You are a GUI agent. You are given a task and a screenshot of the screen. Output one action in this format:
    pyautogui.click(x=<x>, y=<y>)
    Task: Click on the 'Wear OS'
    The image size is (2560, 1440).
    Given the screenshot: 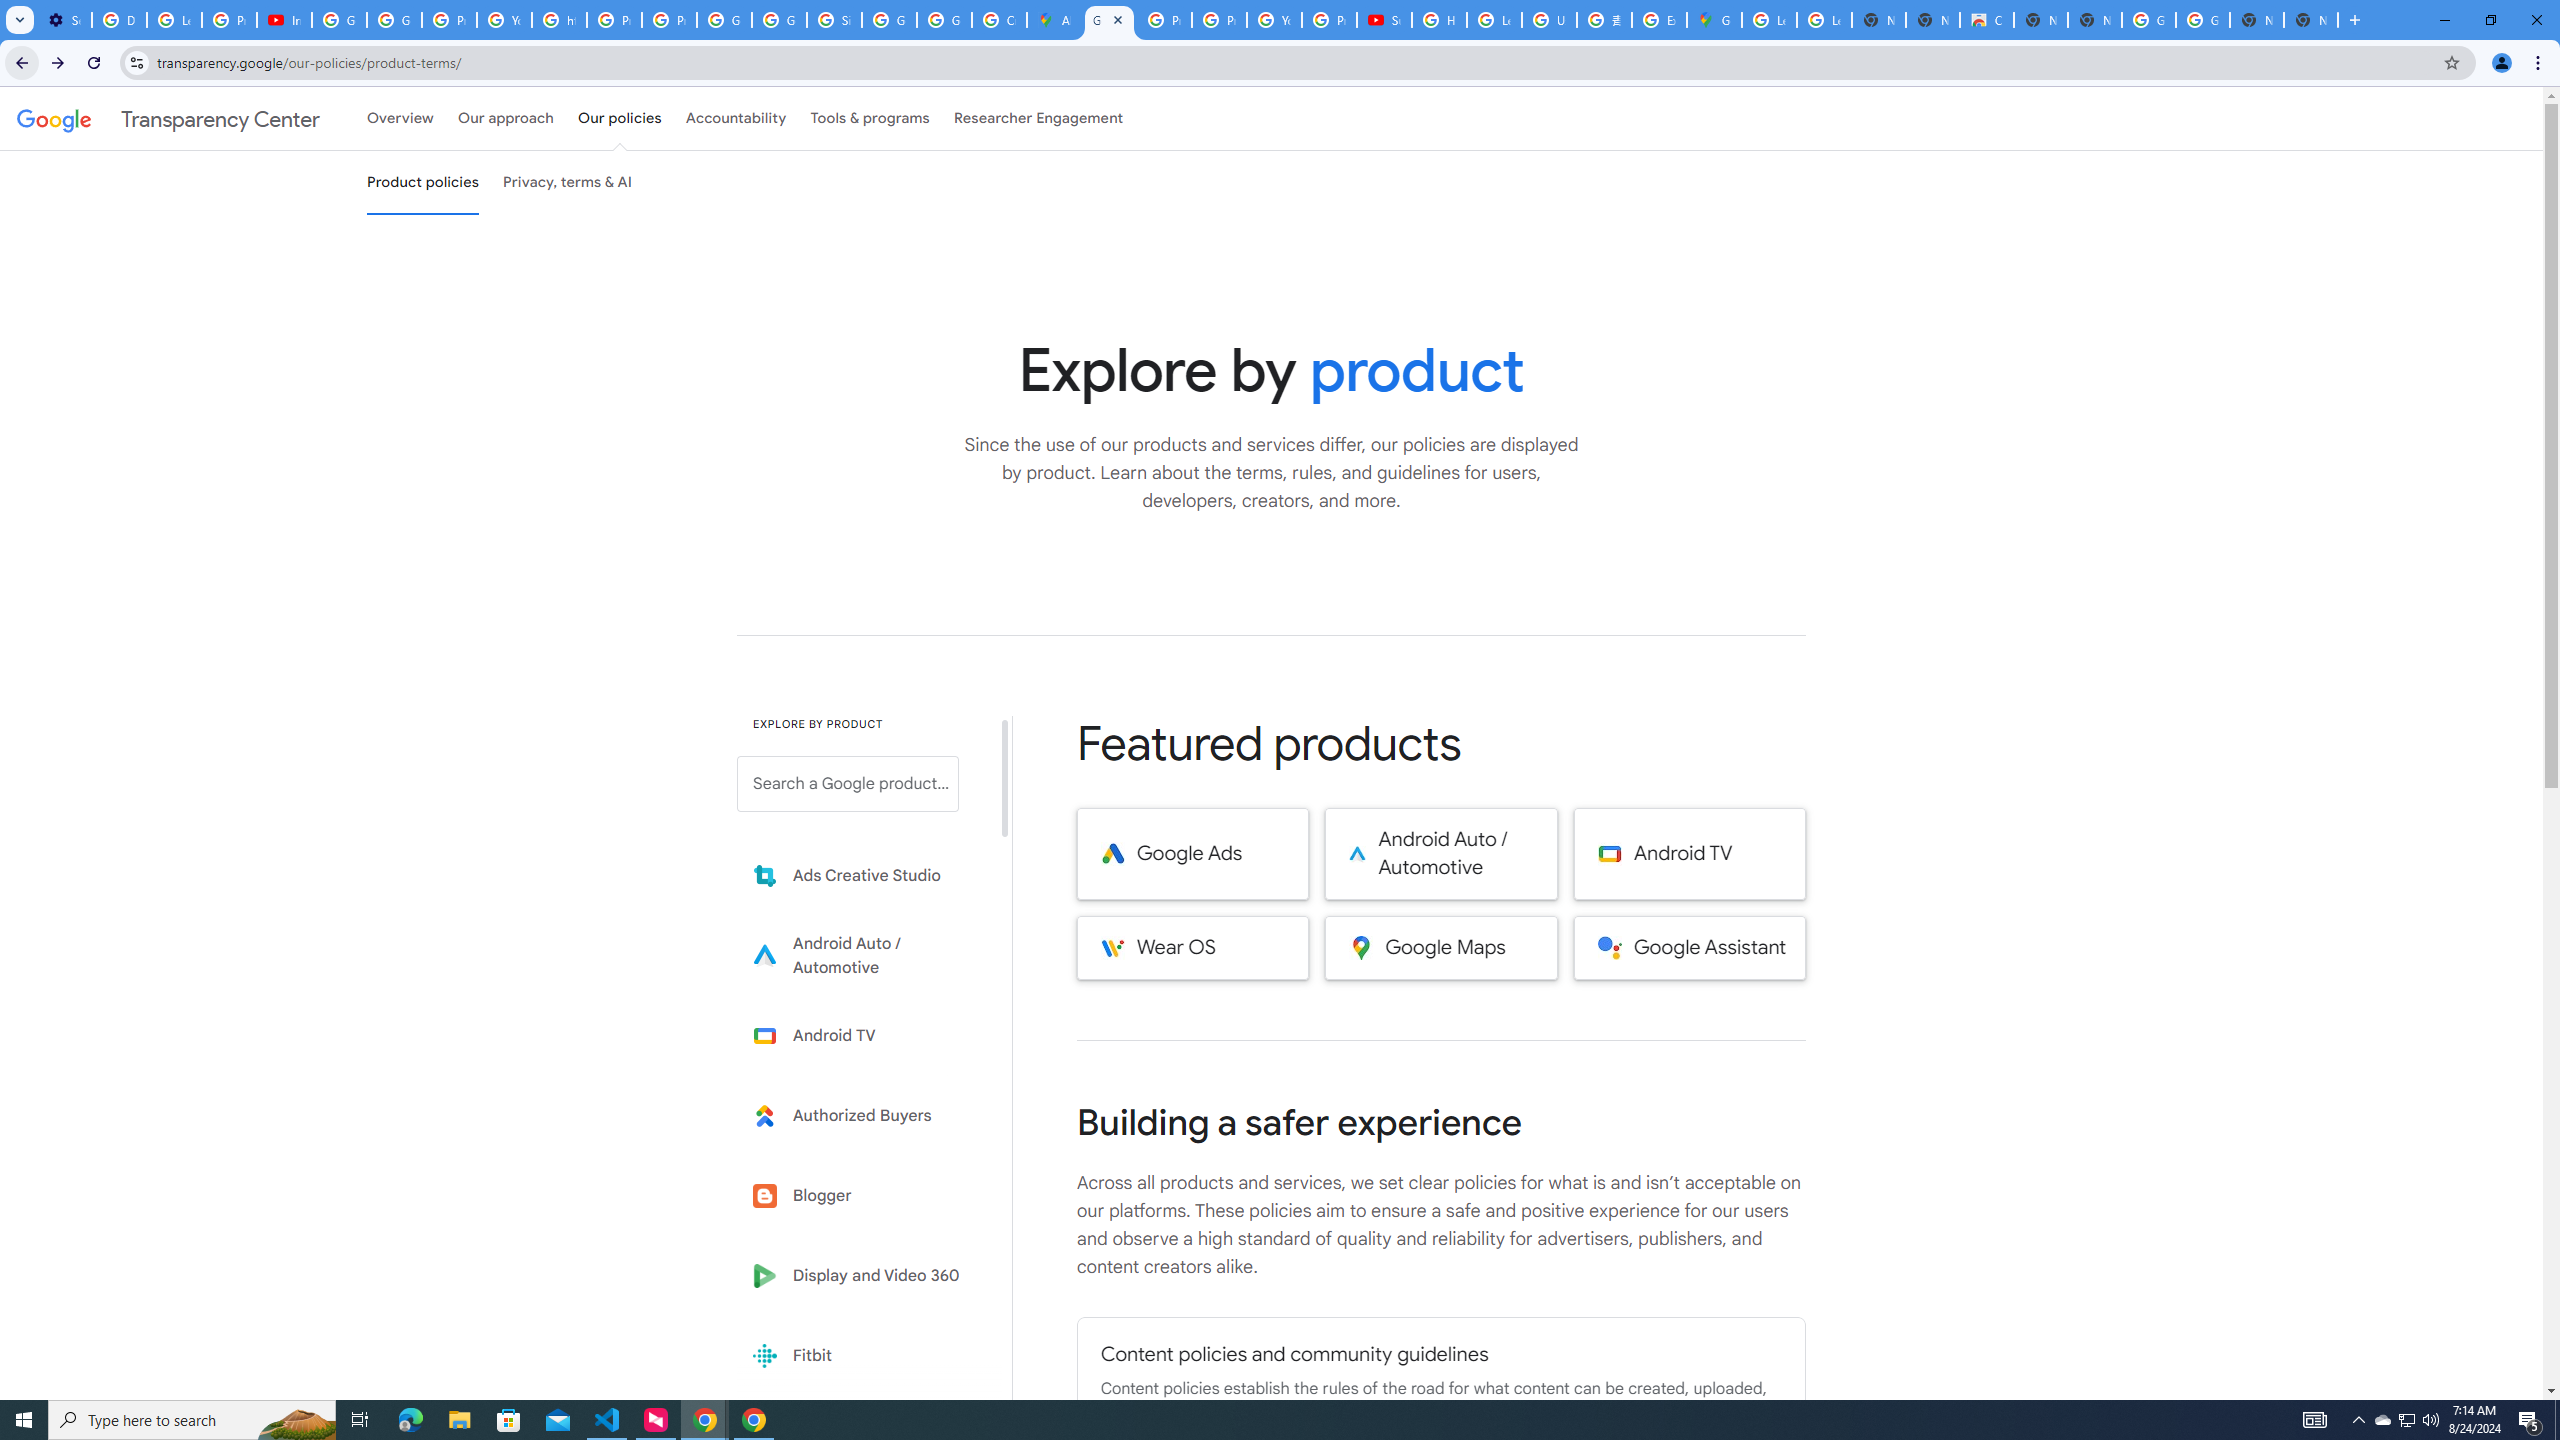 What is the action you would take?
    pyautogui.click(x=1191, y=947)
    